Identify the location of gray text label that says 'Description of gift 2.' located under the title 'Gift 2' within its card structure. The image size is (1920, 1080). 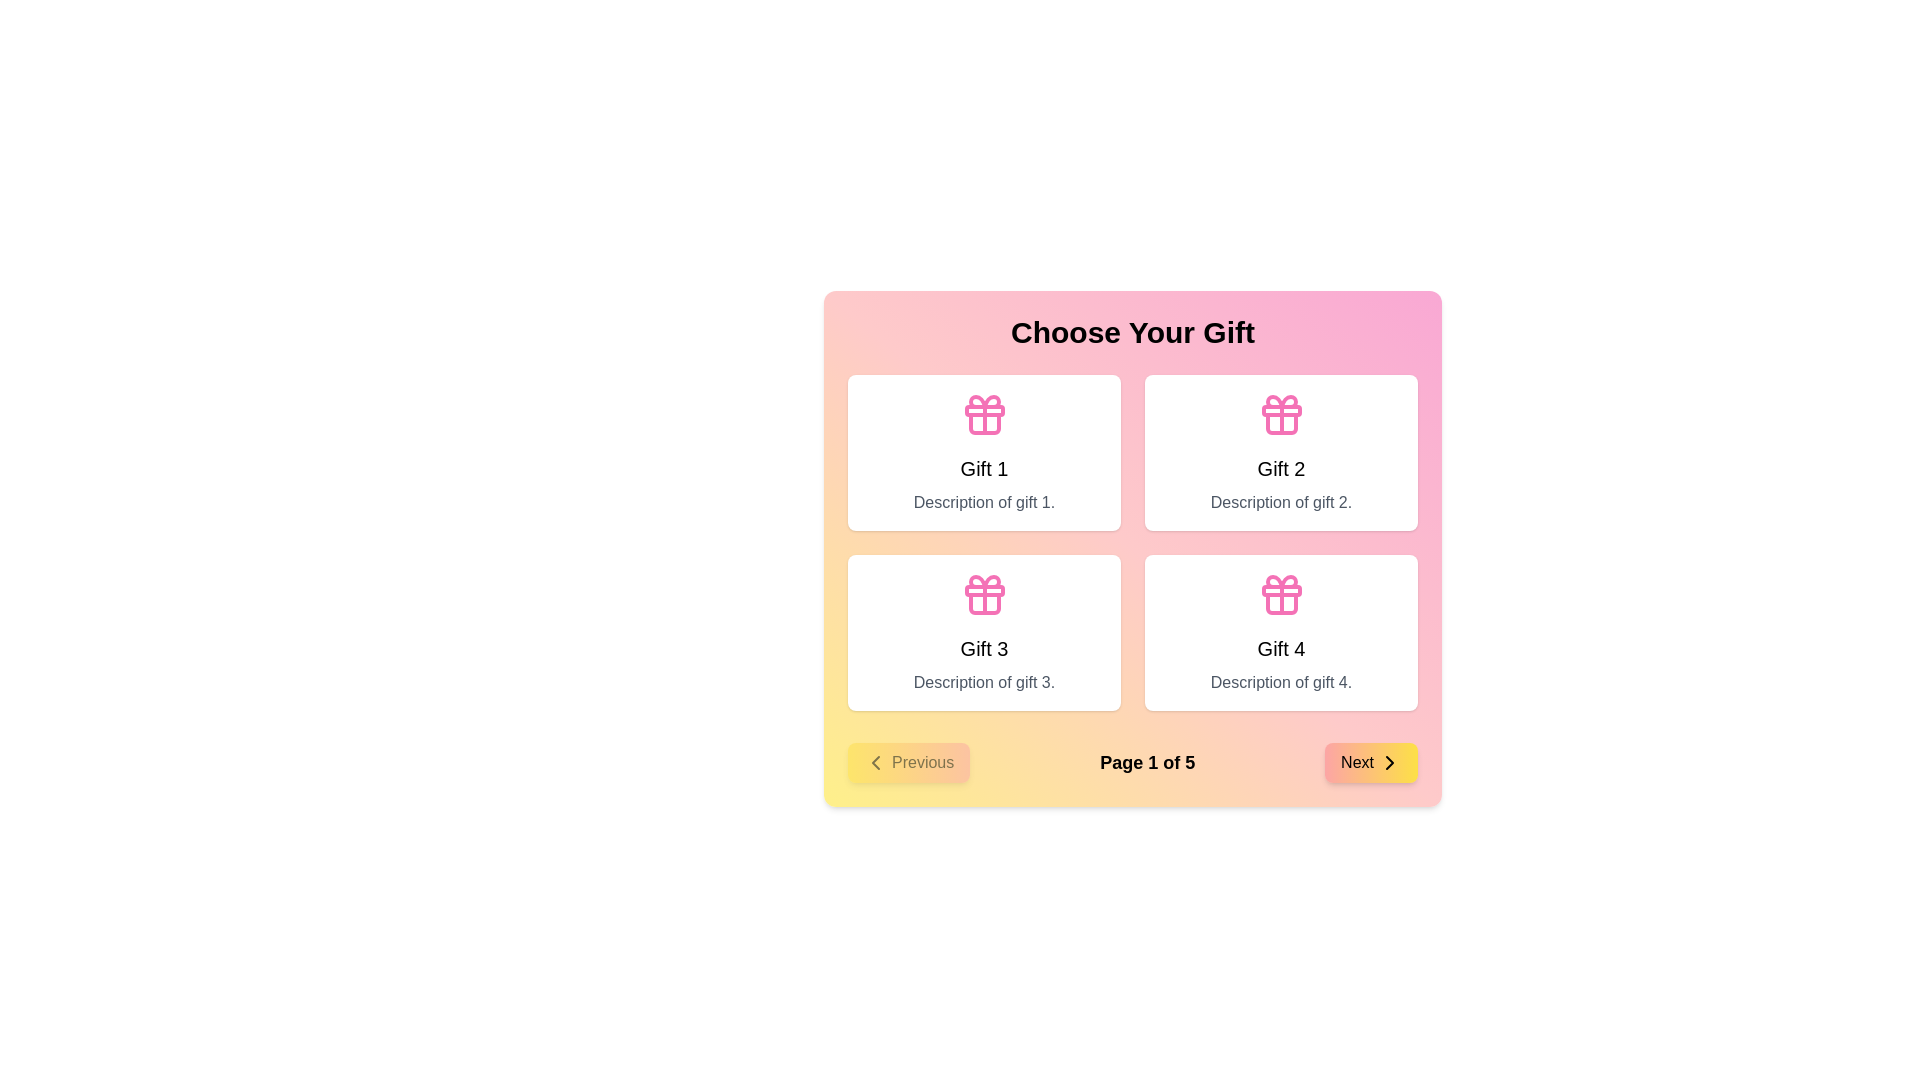
(1281, 501).